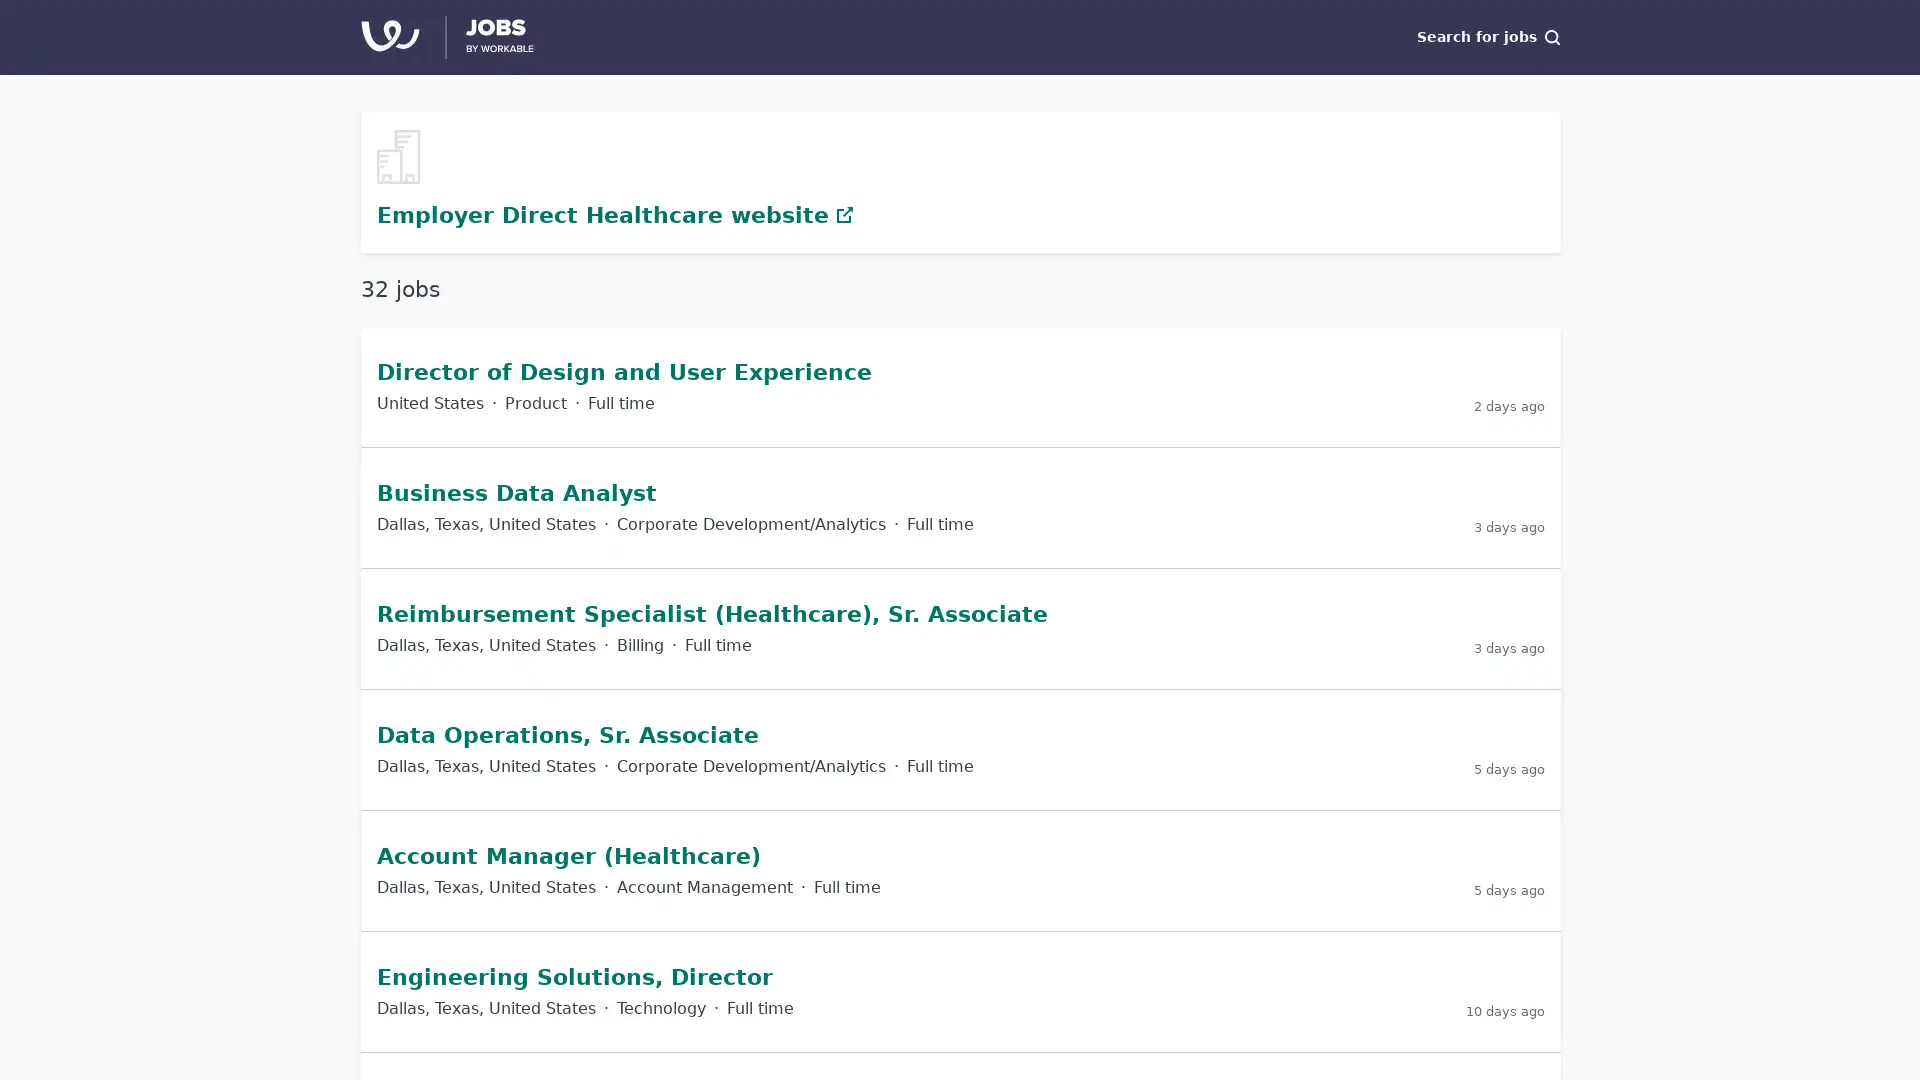 The width and height of the screenshot is (1920, 1080). I want to click on Engineering Solutions, Director at Employer Direct Healthcare, so click(960, 991).